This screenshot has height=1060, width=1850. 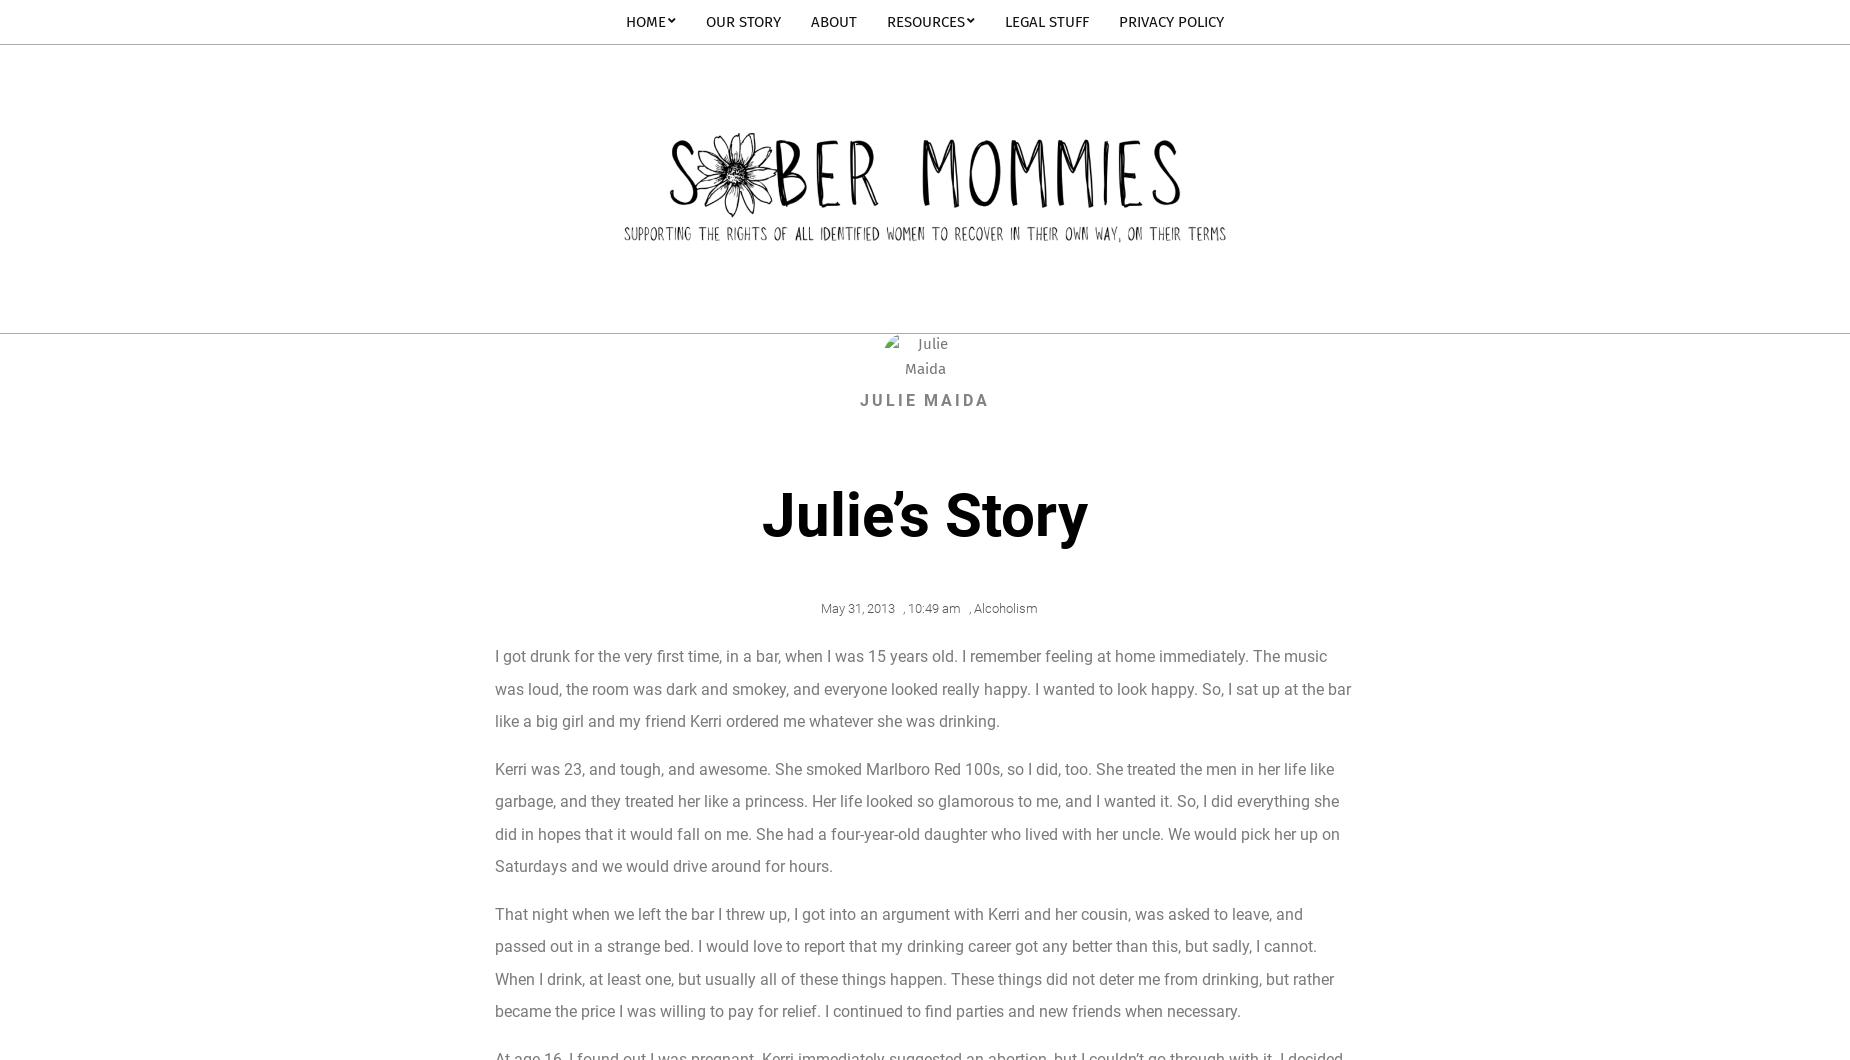 What do you see at coordinates (833, 22) in the screenshot?
I see `'ABOUT'` at bounding box center [833, 22].